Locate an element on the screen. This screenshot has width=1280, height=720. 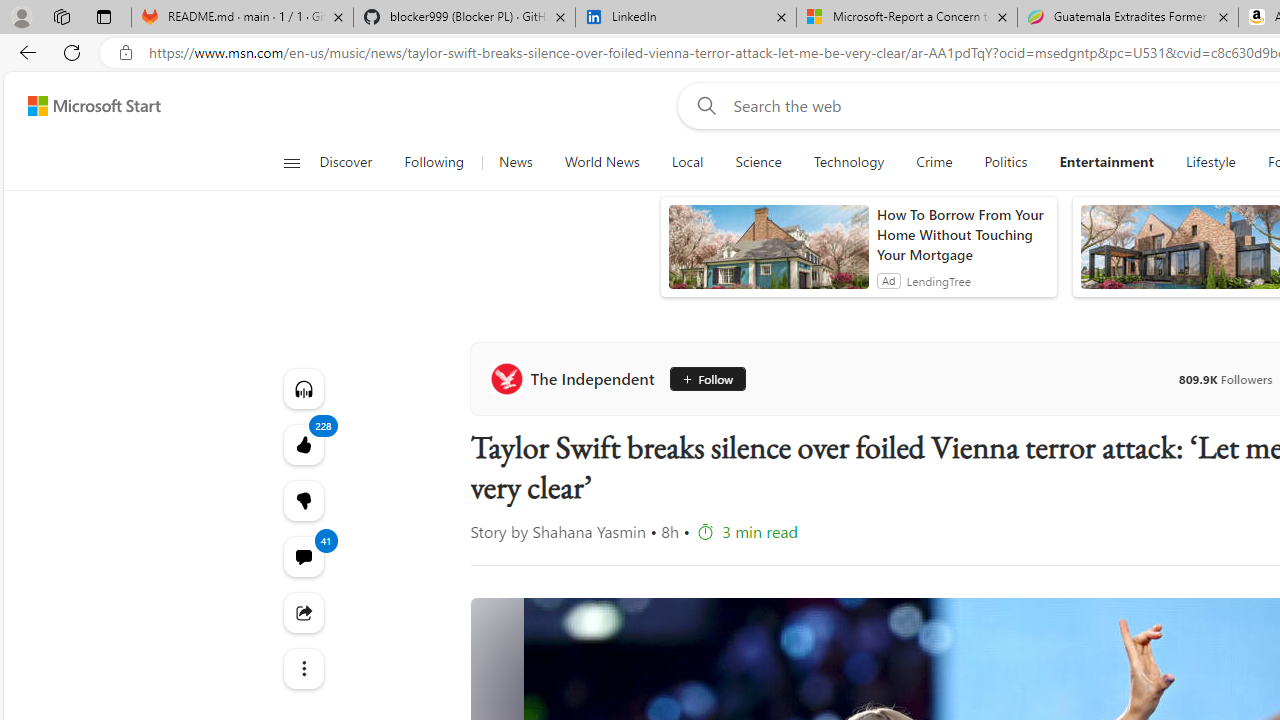
'anim-content' is located at coordinates (767, 254).